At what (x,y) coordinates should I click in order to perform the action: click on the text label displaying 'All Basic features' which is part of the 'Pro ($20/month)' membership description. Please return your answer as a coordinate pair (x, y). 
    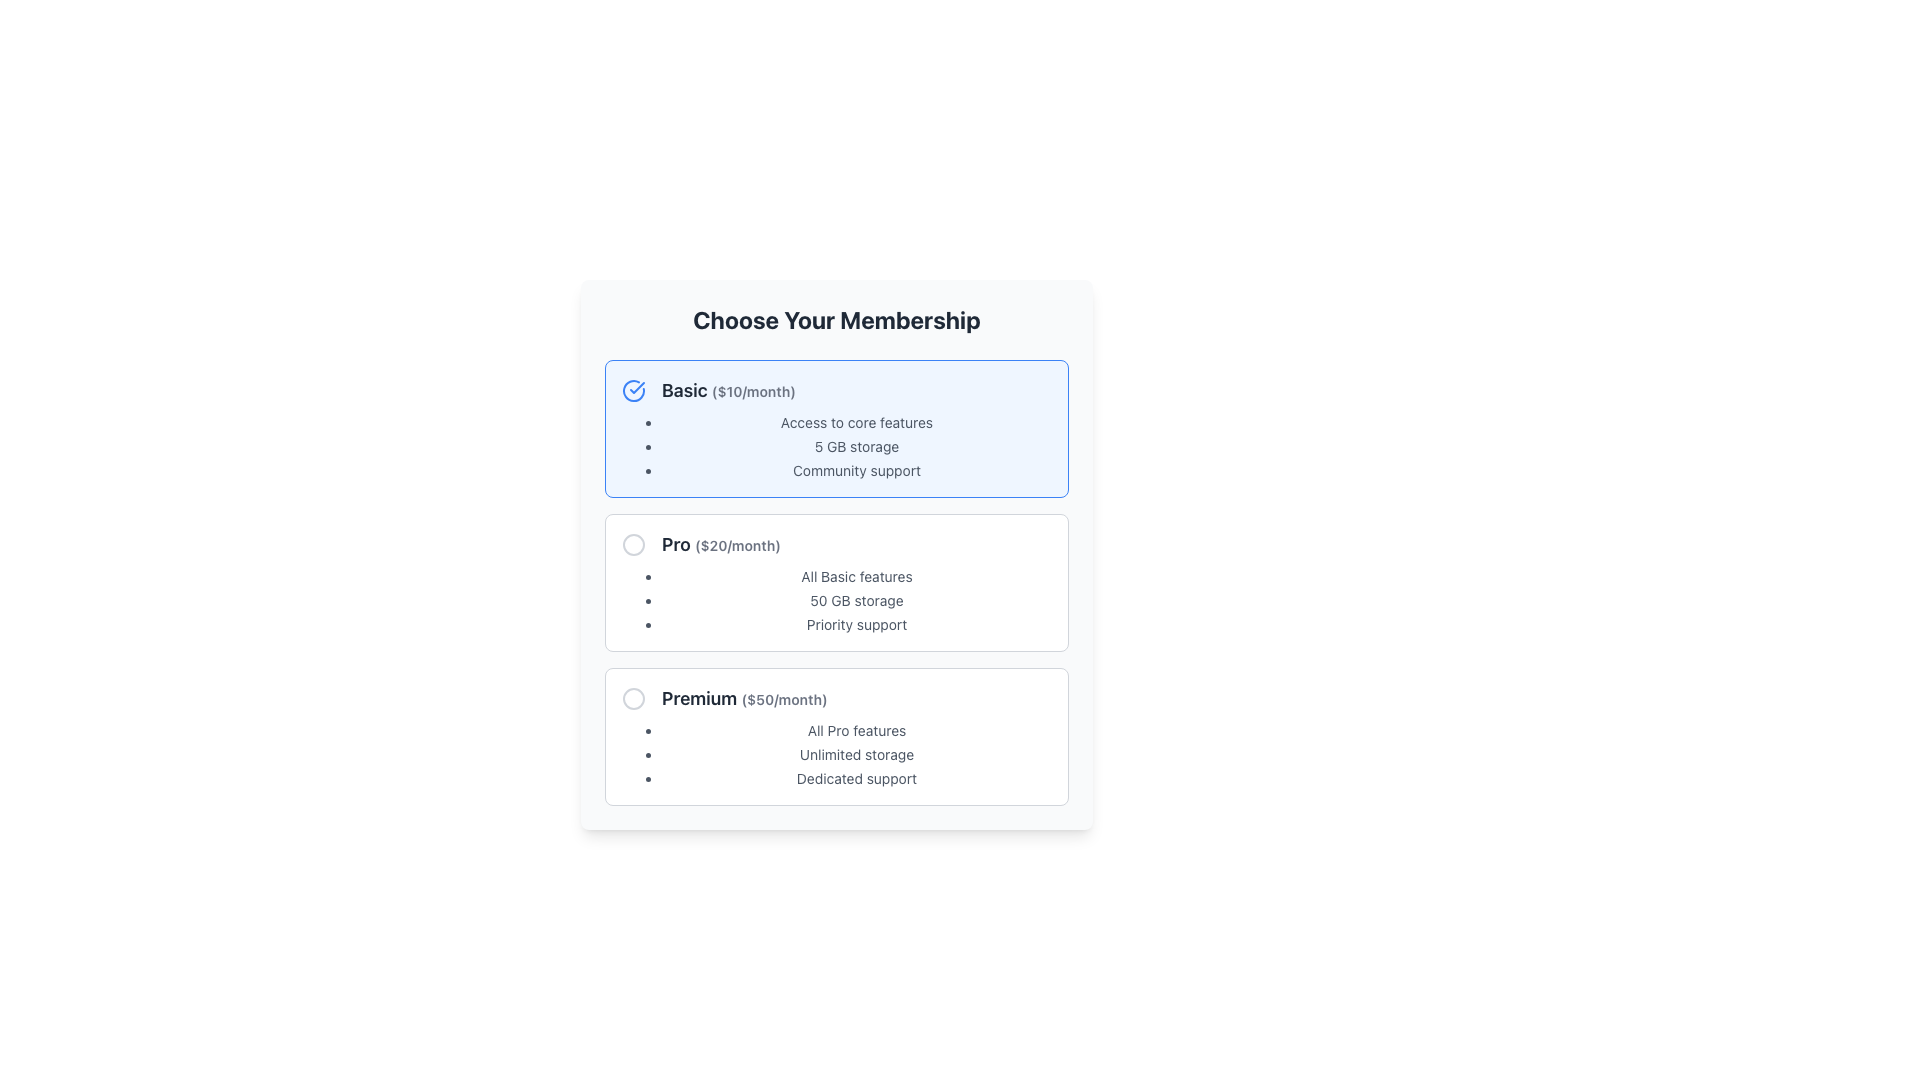
    Looking at the image, I should click on (857, 577).